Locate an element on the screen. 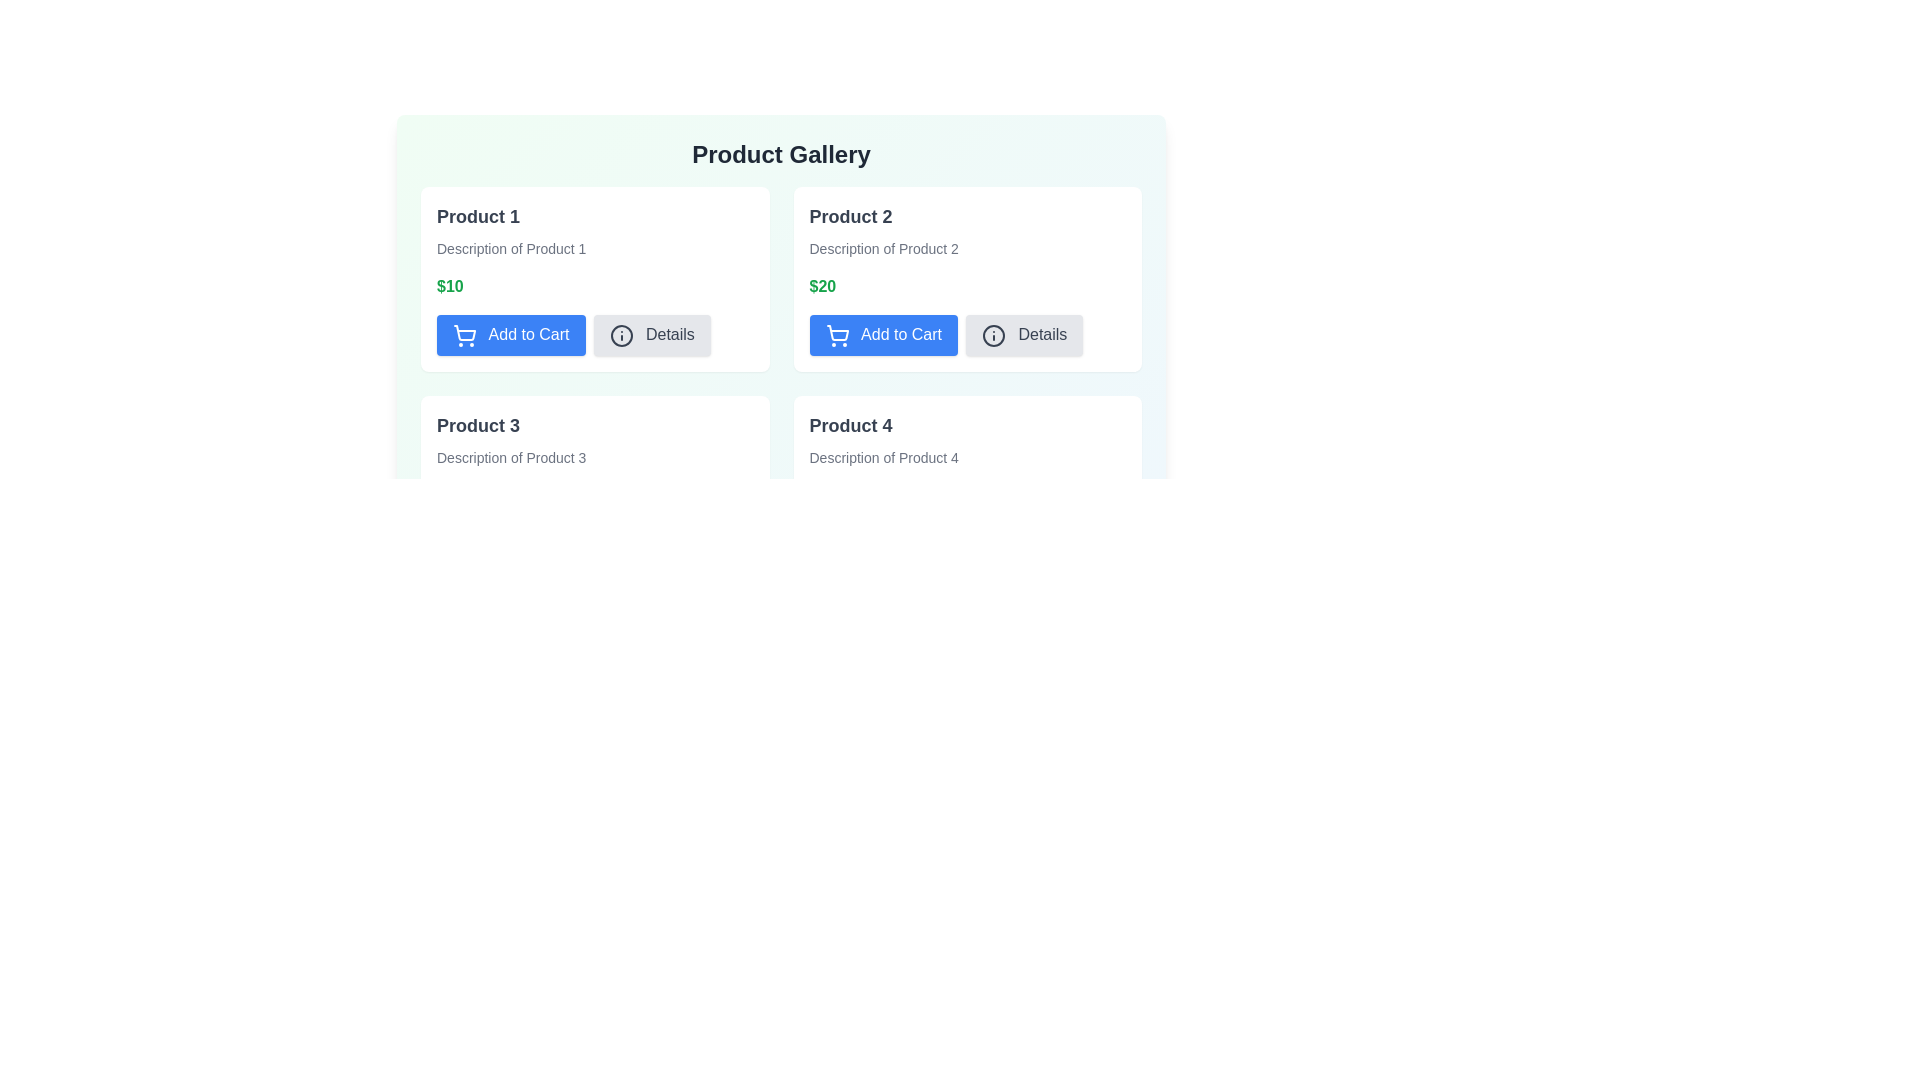 This screenshot has height=1080, width=1920. the prominent static text label displaying 'Product 3', located at the top section of the card in the bottom-left segment of the grid layout is located at coordinates (477, 424).